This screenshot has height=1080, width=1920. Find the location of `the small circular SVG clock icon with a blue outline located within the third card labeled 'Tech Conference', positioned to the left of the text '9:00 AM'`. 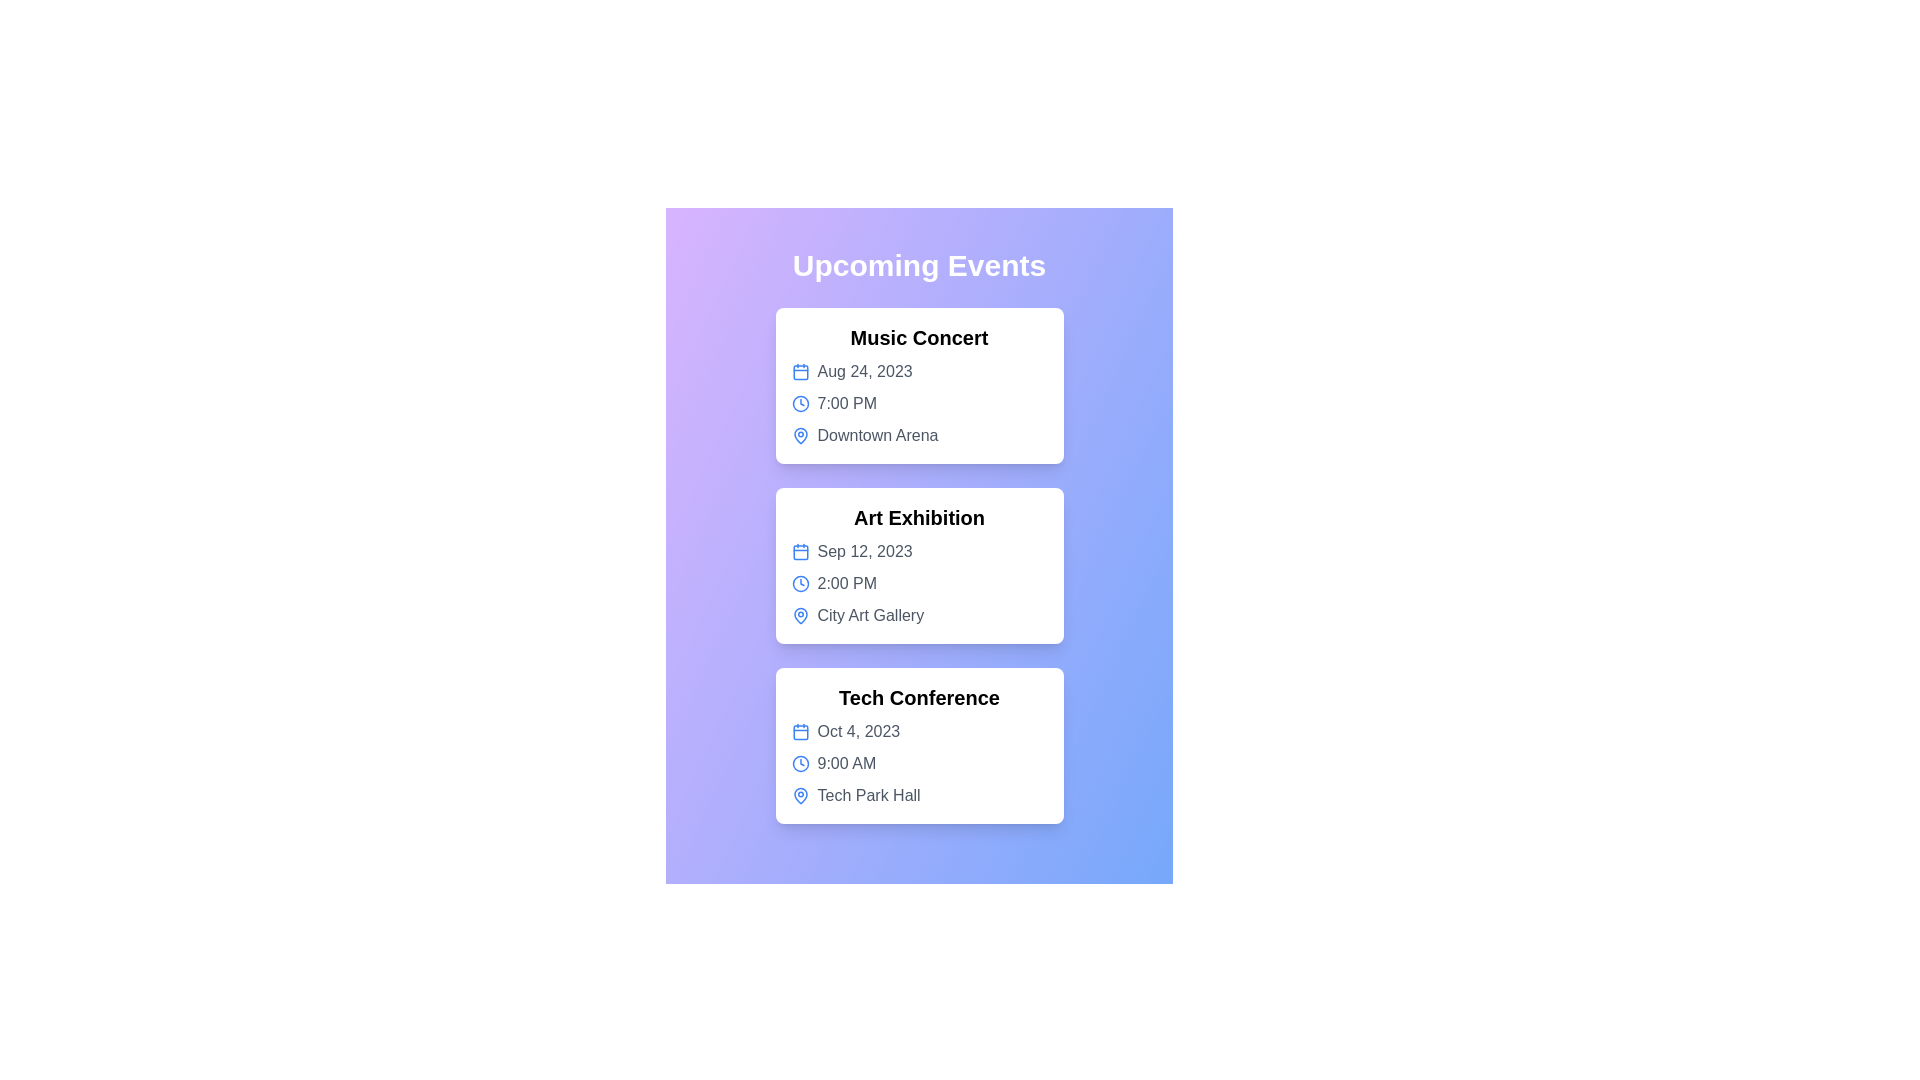

the small circular SVG clock icon with a blue outline located within the third card labeled 'Tech Conference', positioned to the left of the text '9:00 AM' is located at coordinates (800, 763).